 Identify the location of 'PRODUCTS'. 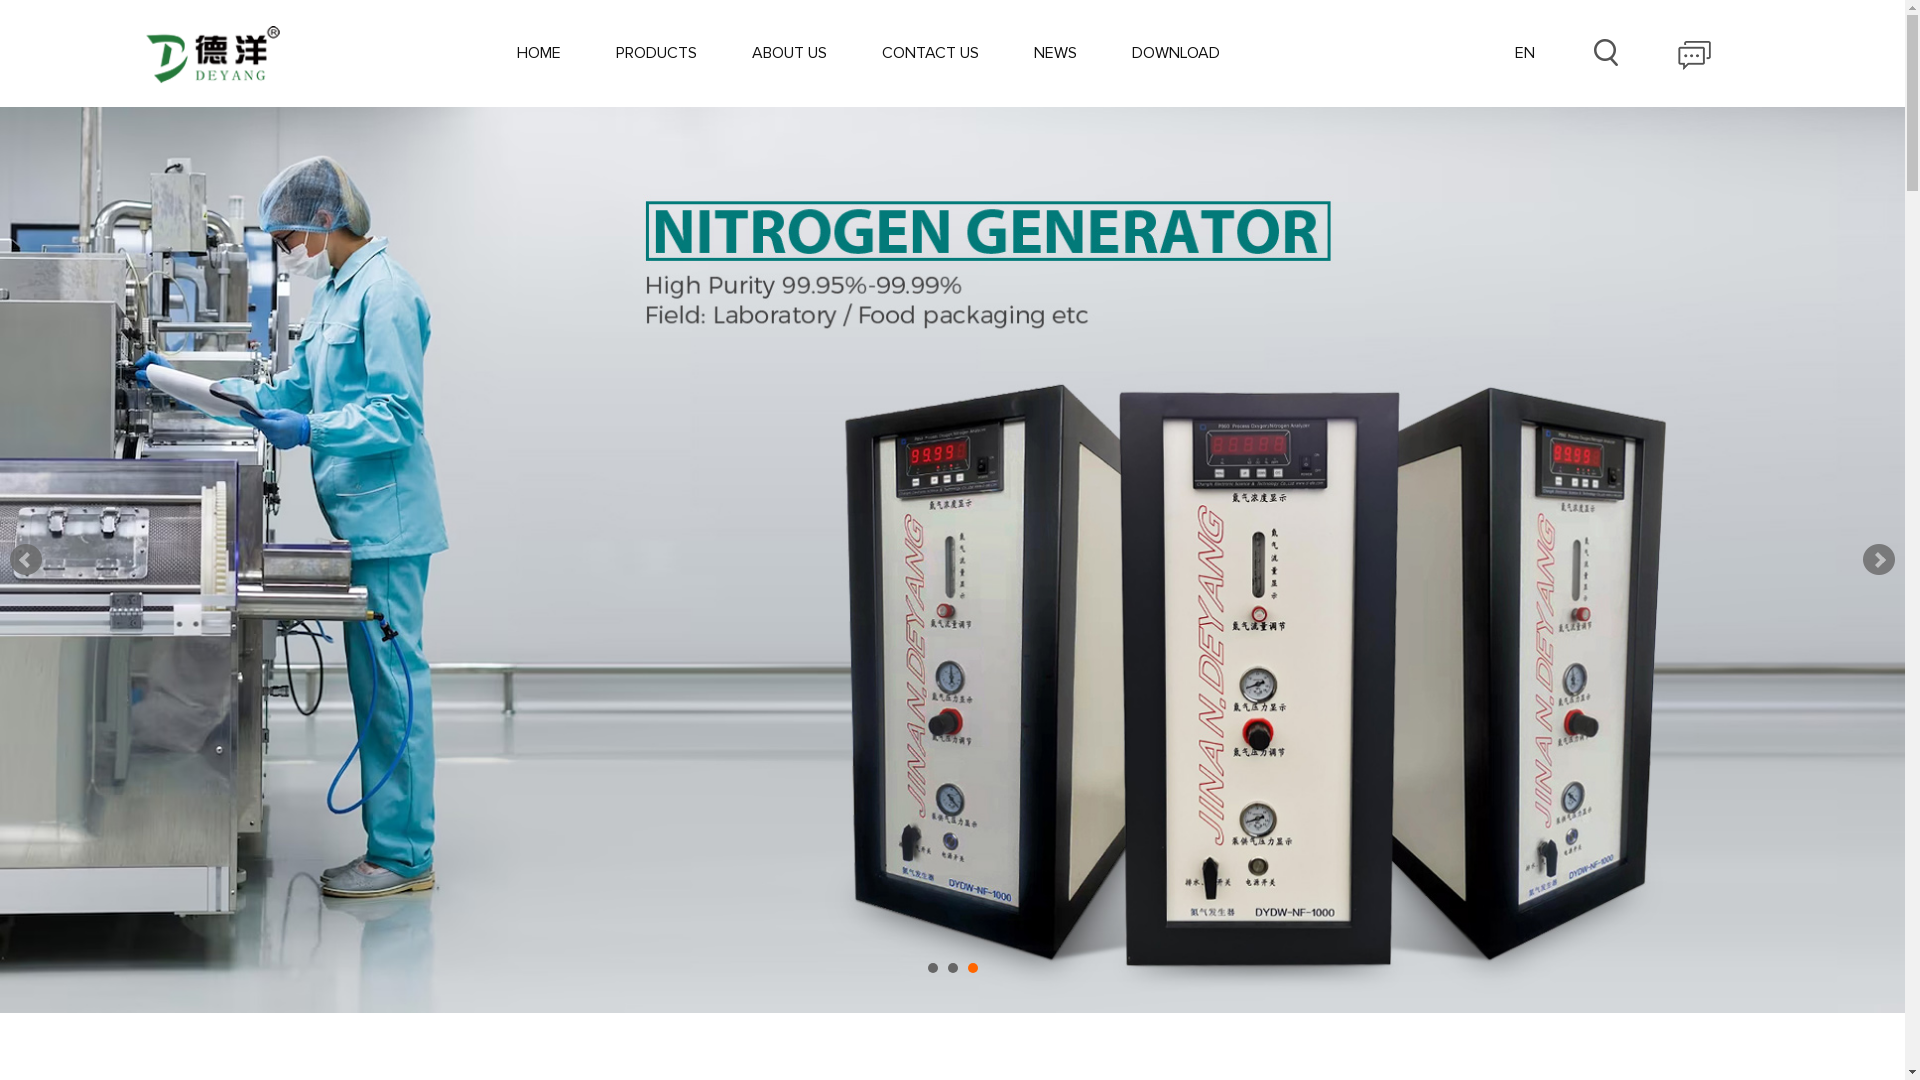
(656, 52).